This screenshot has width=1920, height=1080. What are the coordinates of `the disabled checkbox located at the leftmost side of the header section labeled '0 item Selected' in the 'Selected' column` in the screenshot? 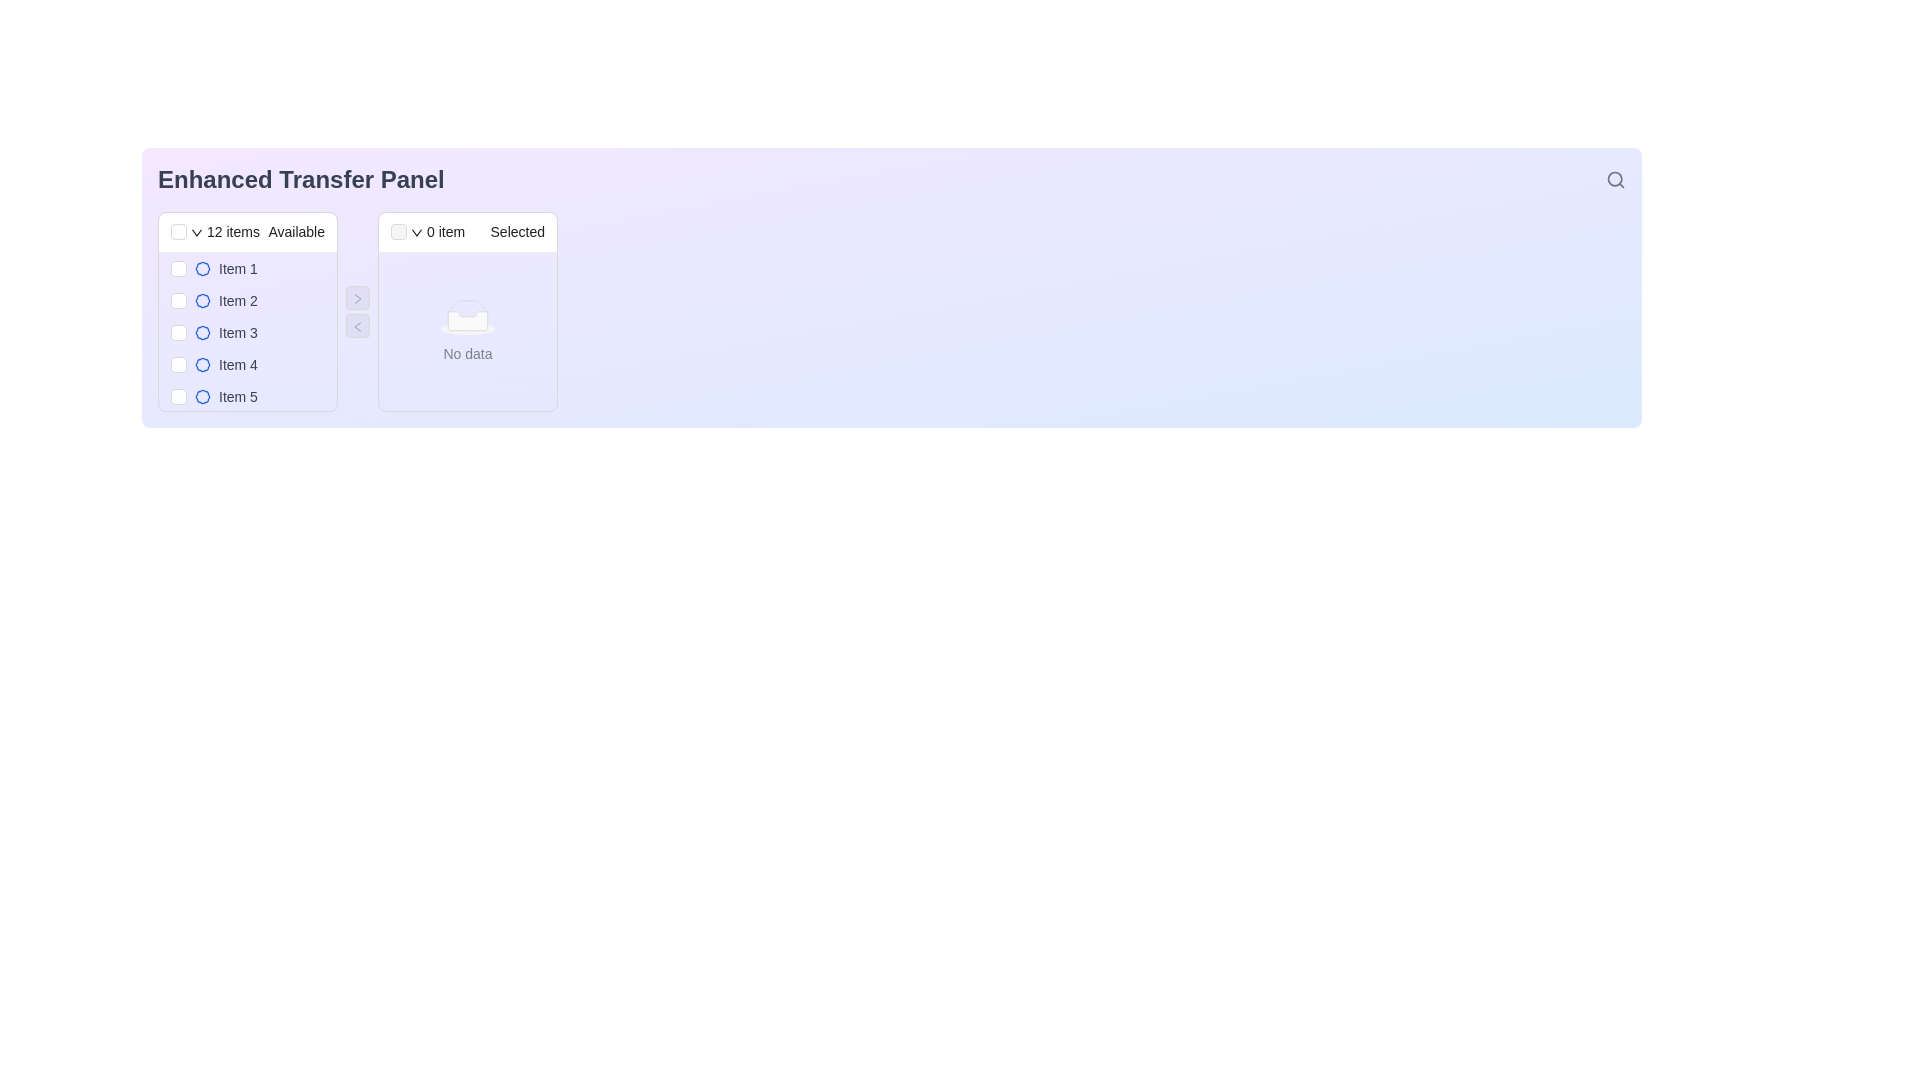 It's located at (398, 230).